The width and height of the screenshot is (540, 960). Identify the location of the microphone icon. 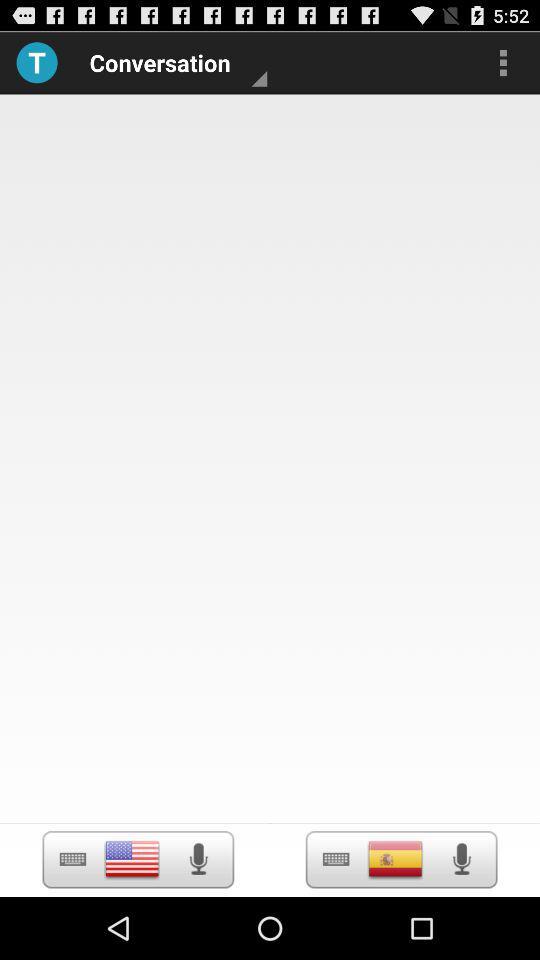
(461, 920).